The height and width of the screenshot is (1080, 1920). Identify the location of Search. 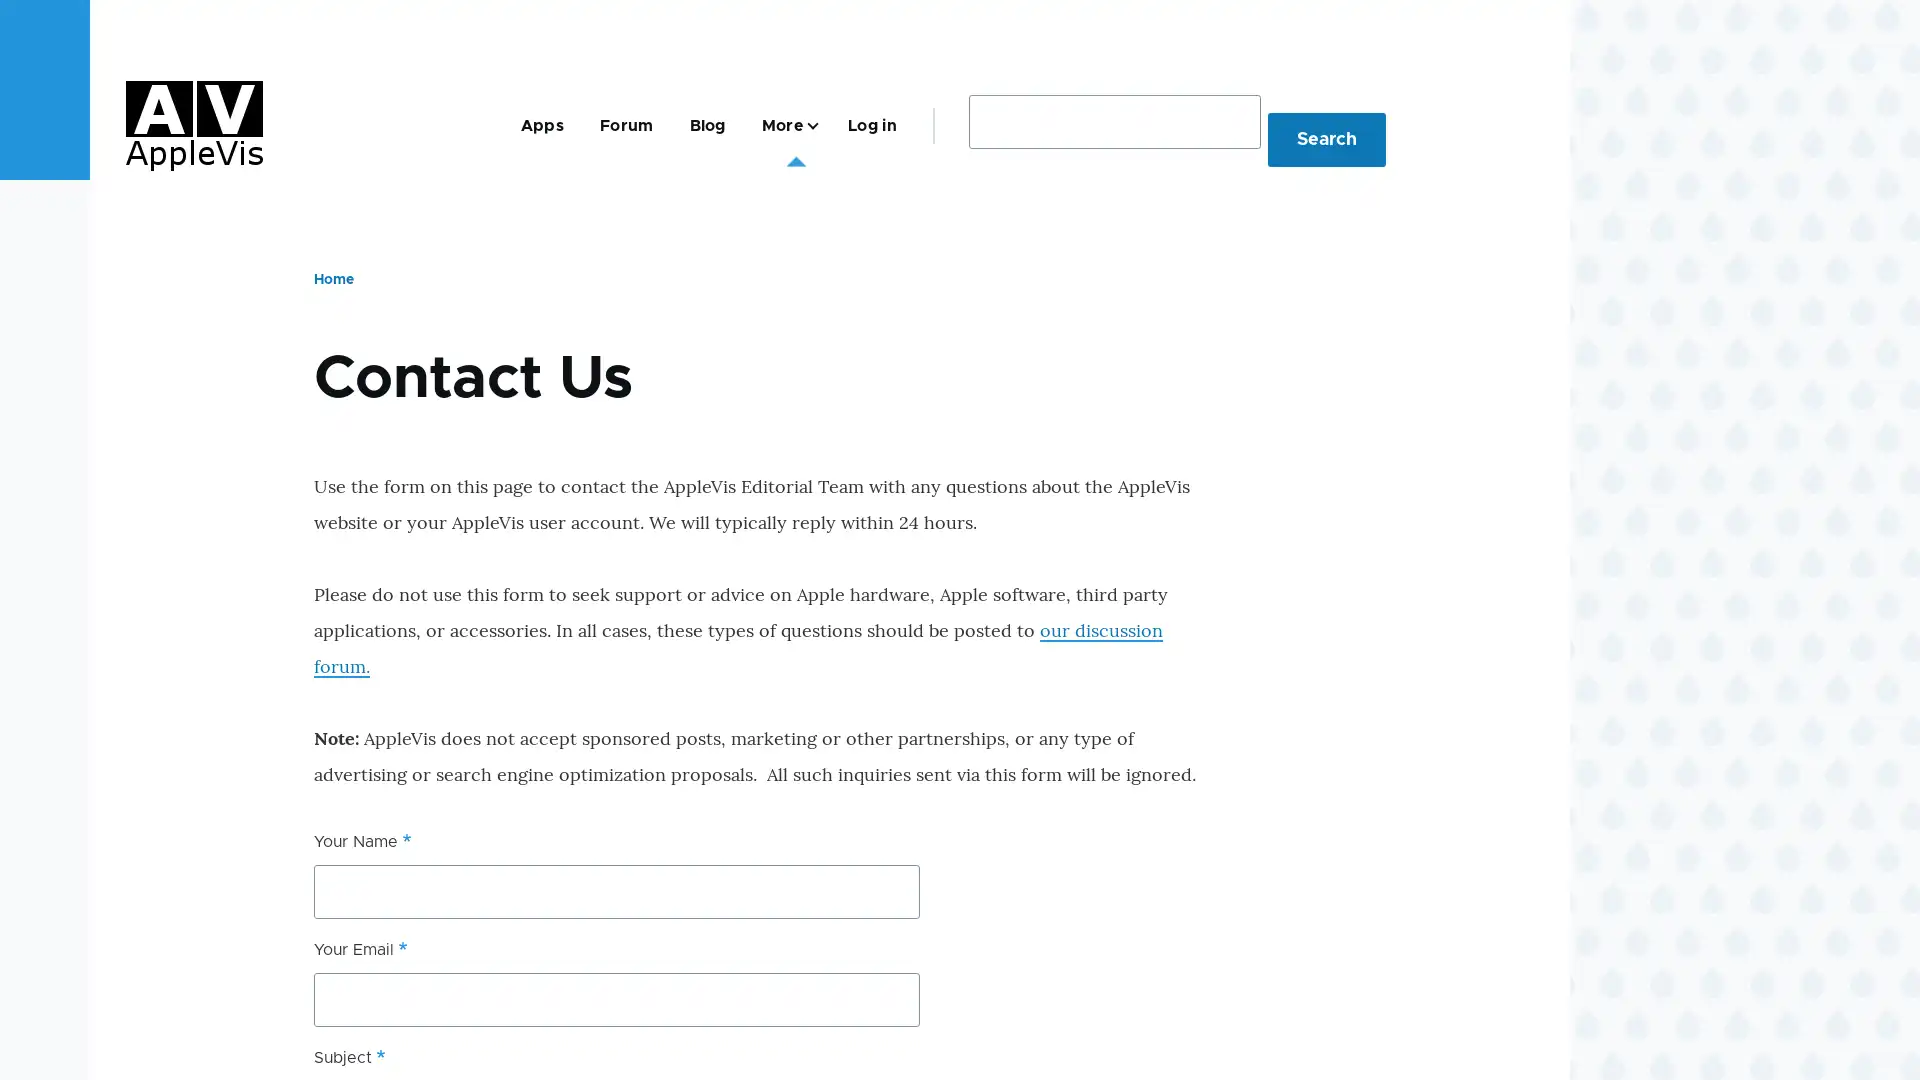
(1326, 137).